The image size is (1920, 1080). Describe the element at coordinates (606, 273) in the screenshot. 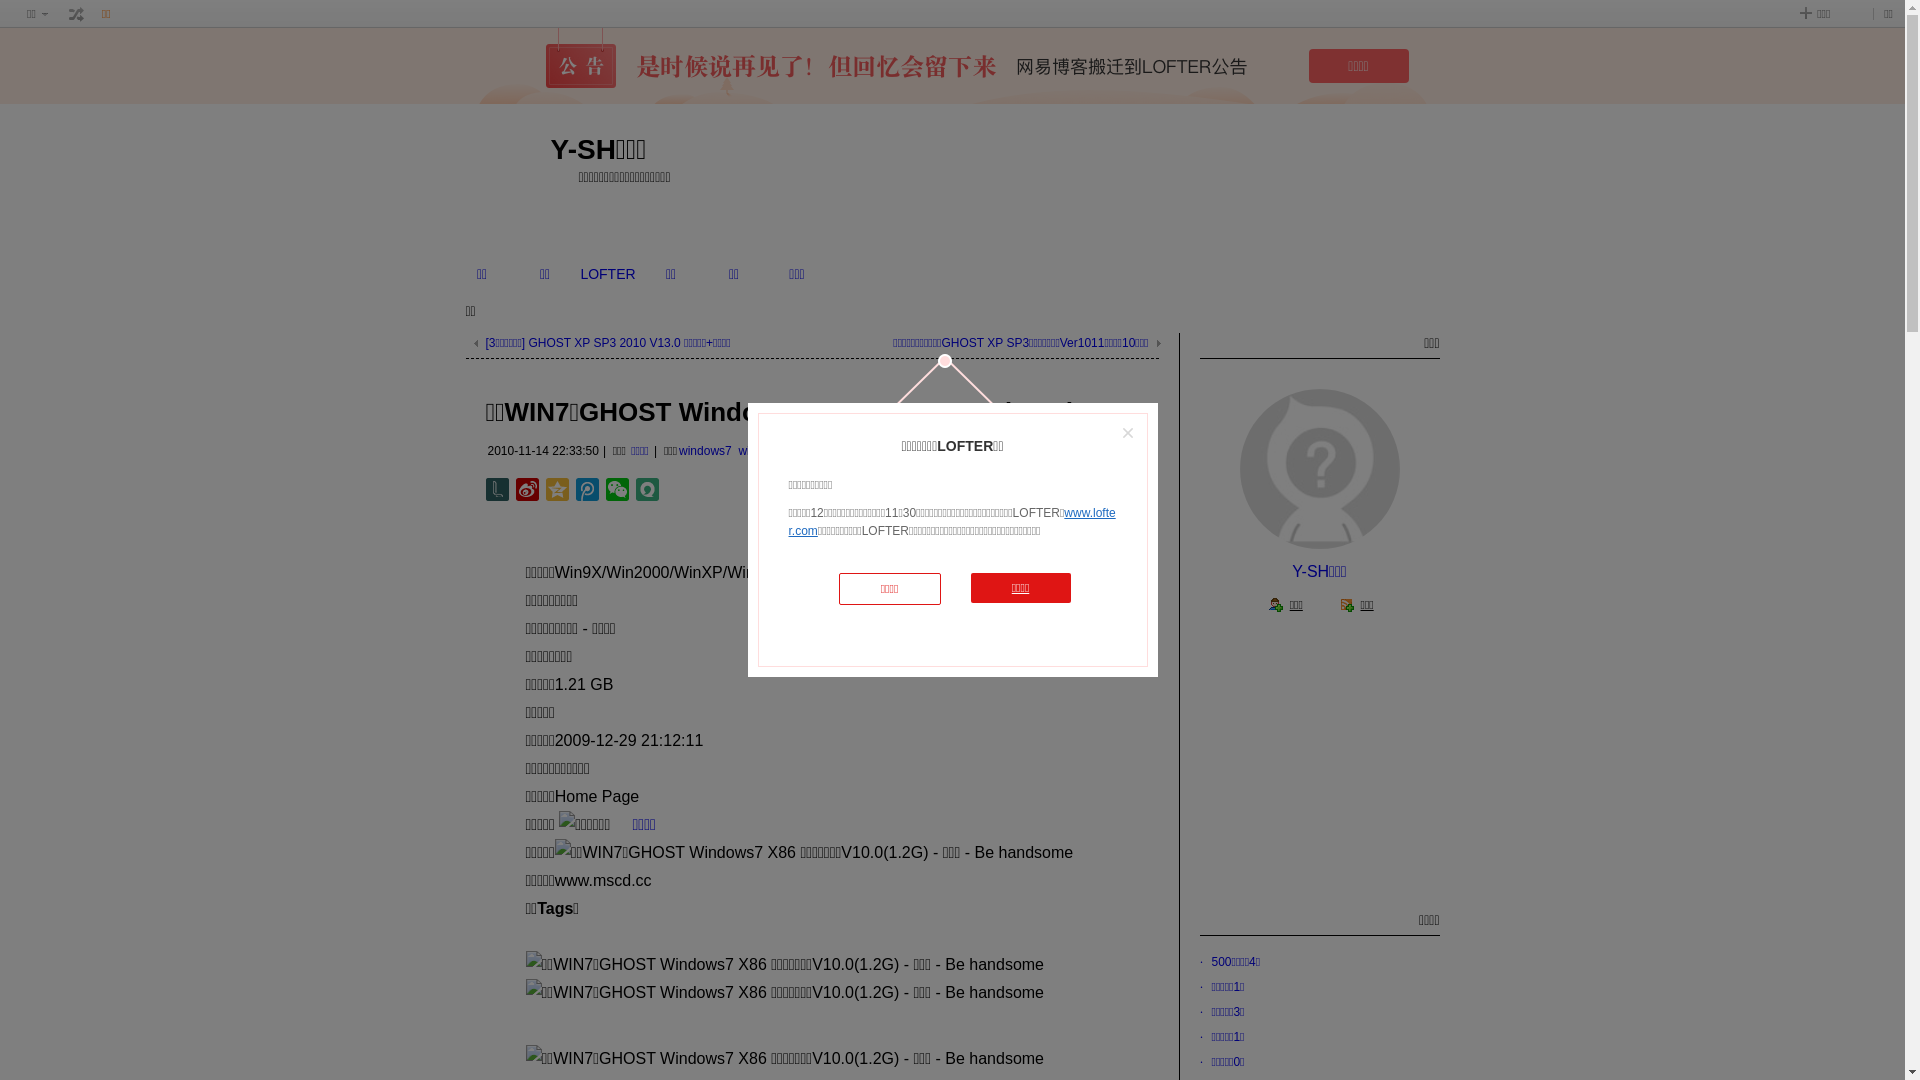

I see `'LOFTER'` at that location.